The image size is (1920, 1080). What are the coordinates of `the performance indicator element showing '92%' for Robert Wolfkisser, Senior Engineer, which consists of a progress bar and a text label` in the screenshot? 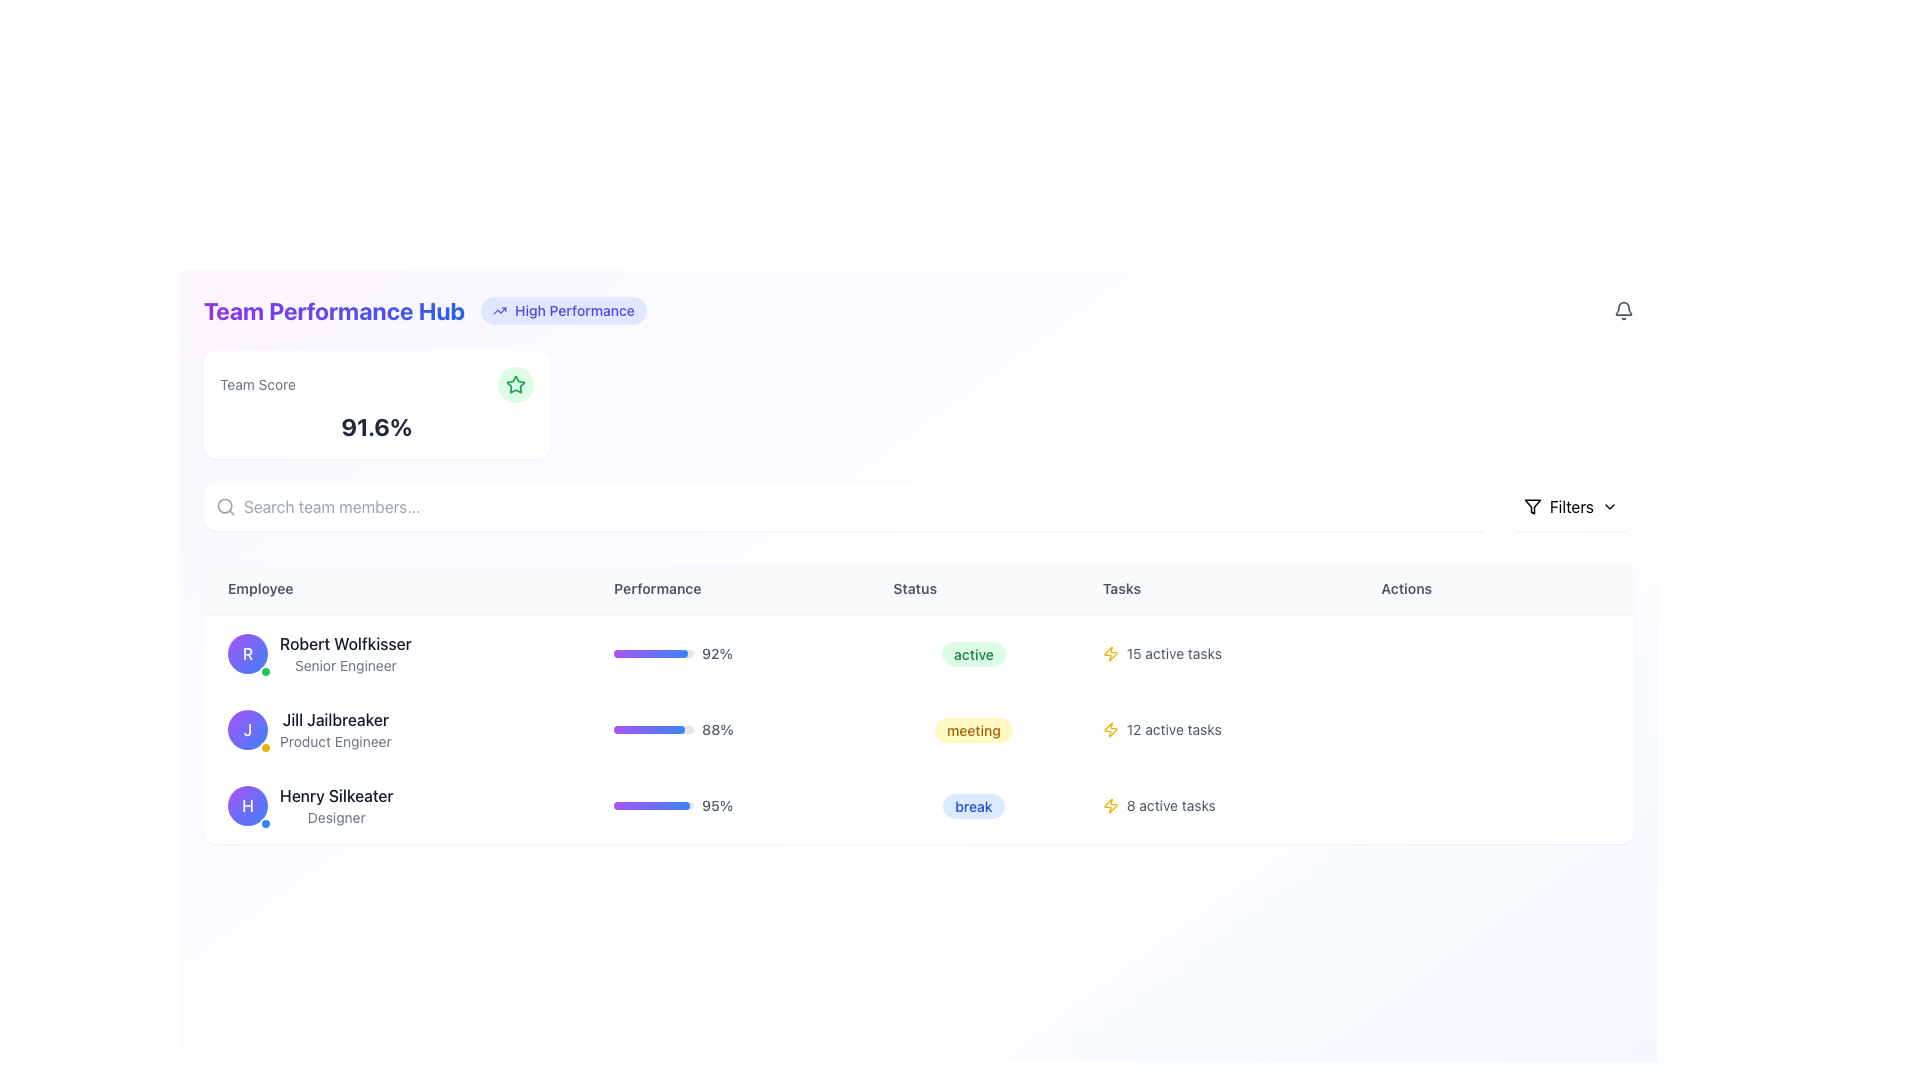 It's located at (728, 653).